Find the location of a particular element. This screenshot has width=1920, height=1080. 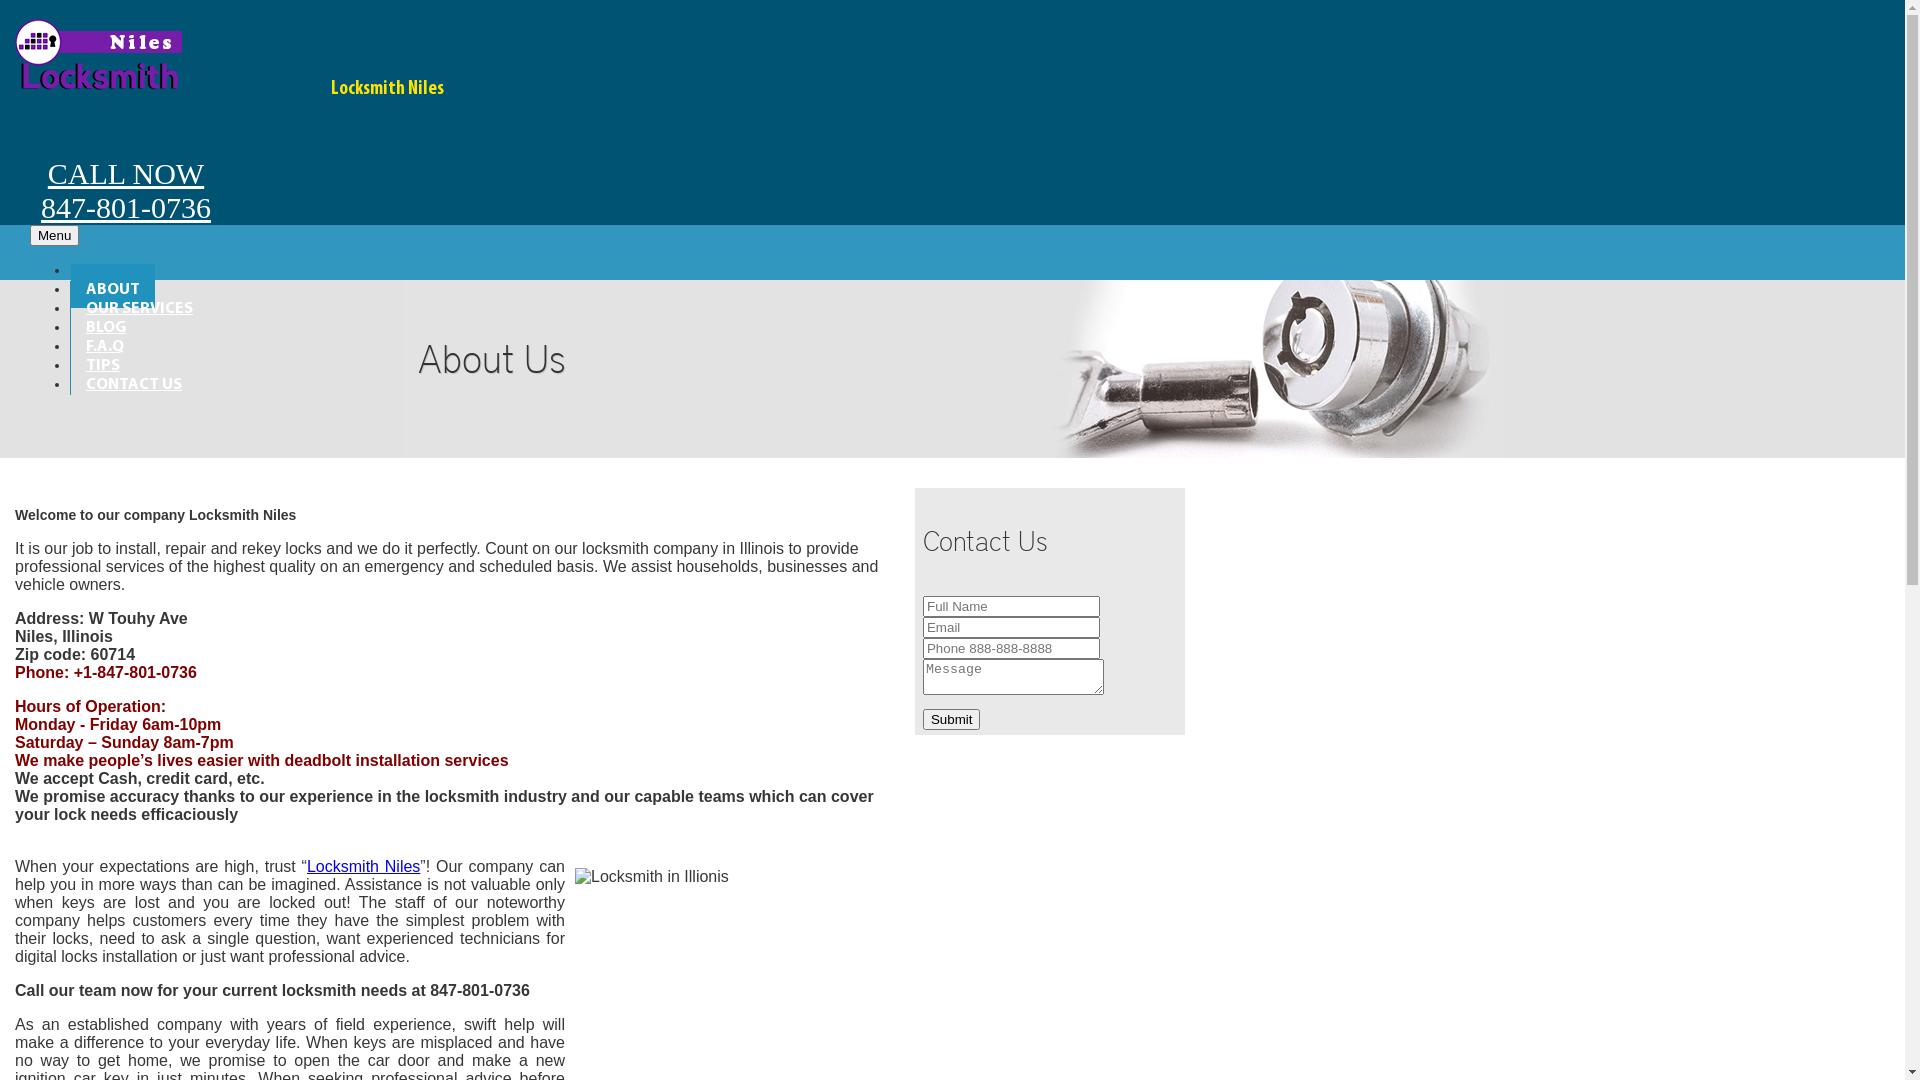

'Menu' is located at coordinates (54, 234).